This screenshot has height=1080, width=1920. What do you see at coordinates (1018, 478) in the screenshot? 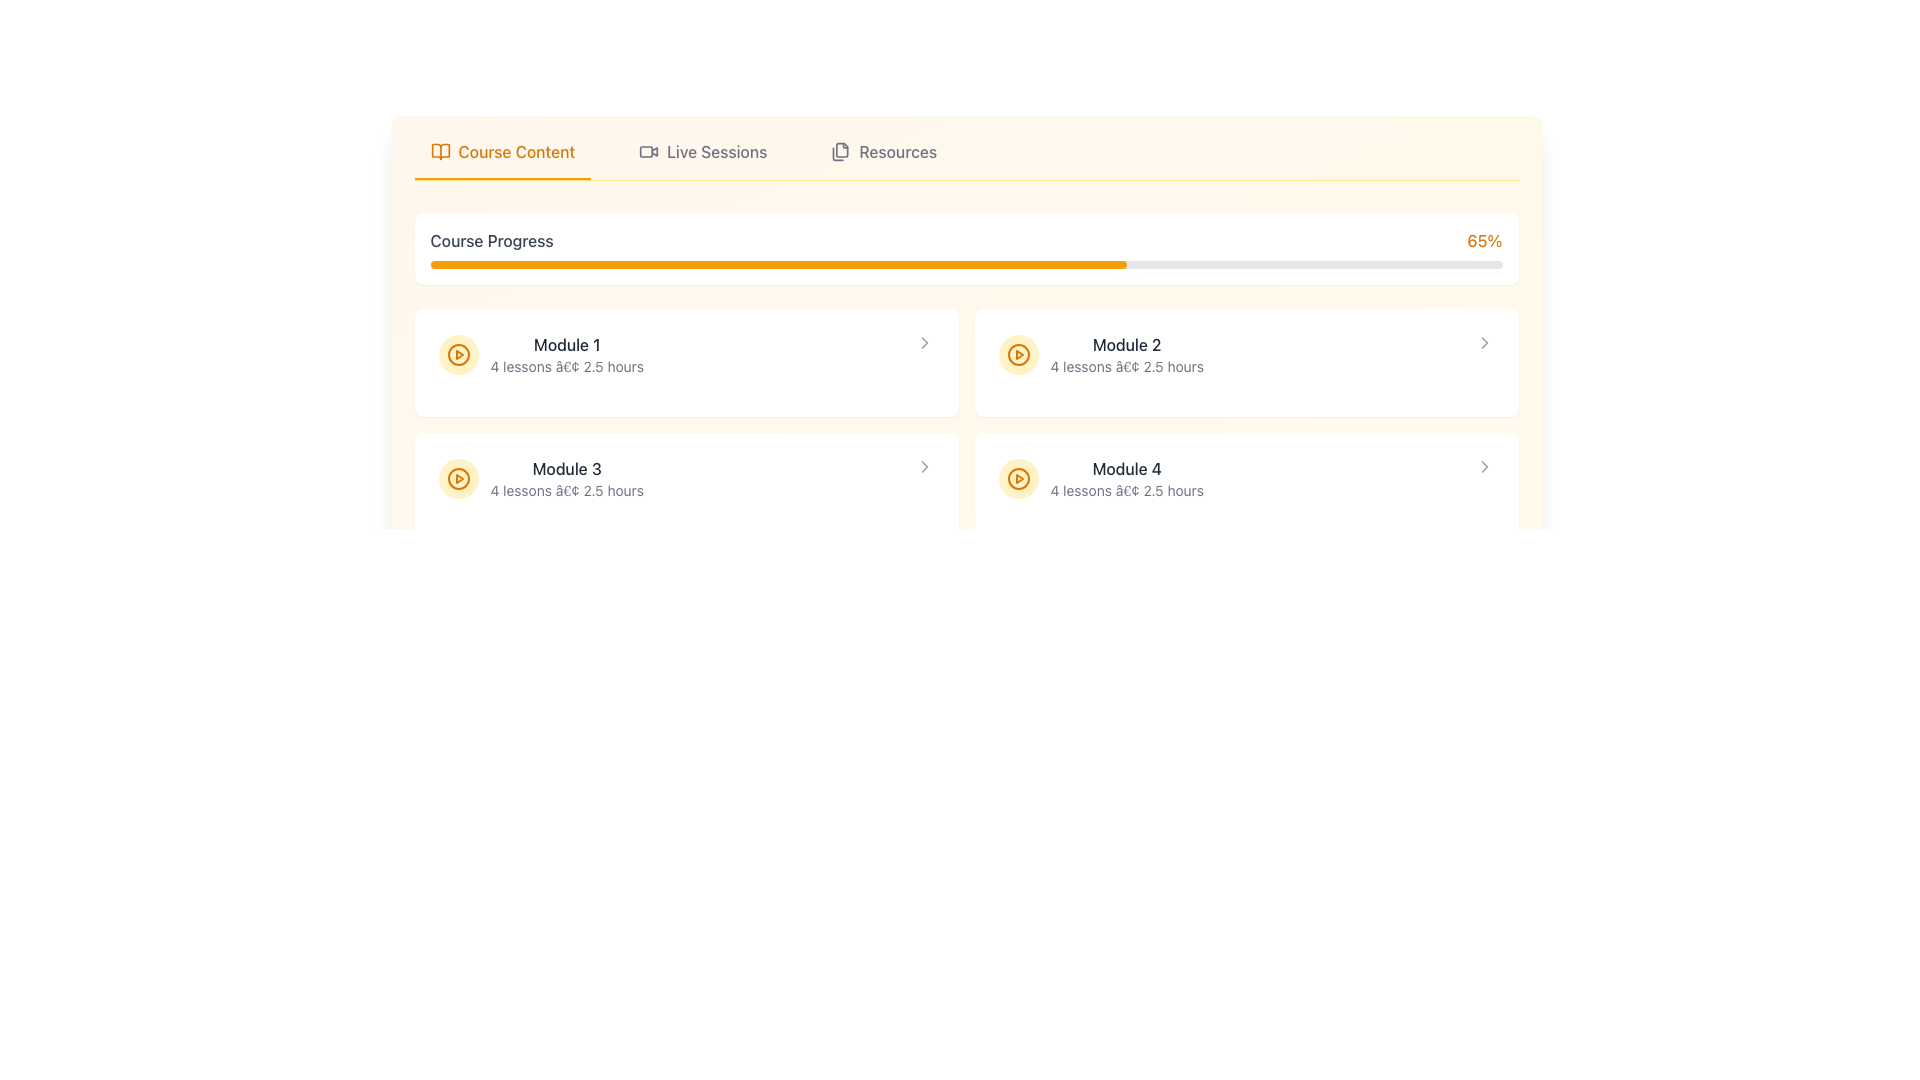
I see `the Circular icon with a play symbol` at bounding box center [1018, 478].